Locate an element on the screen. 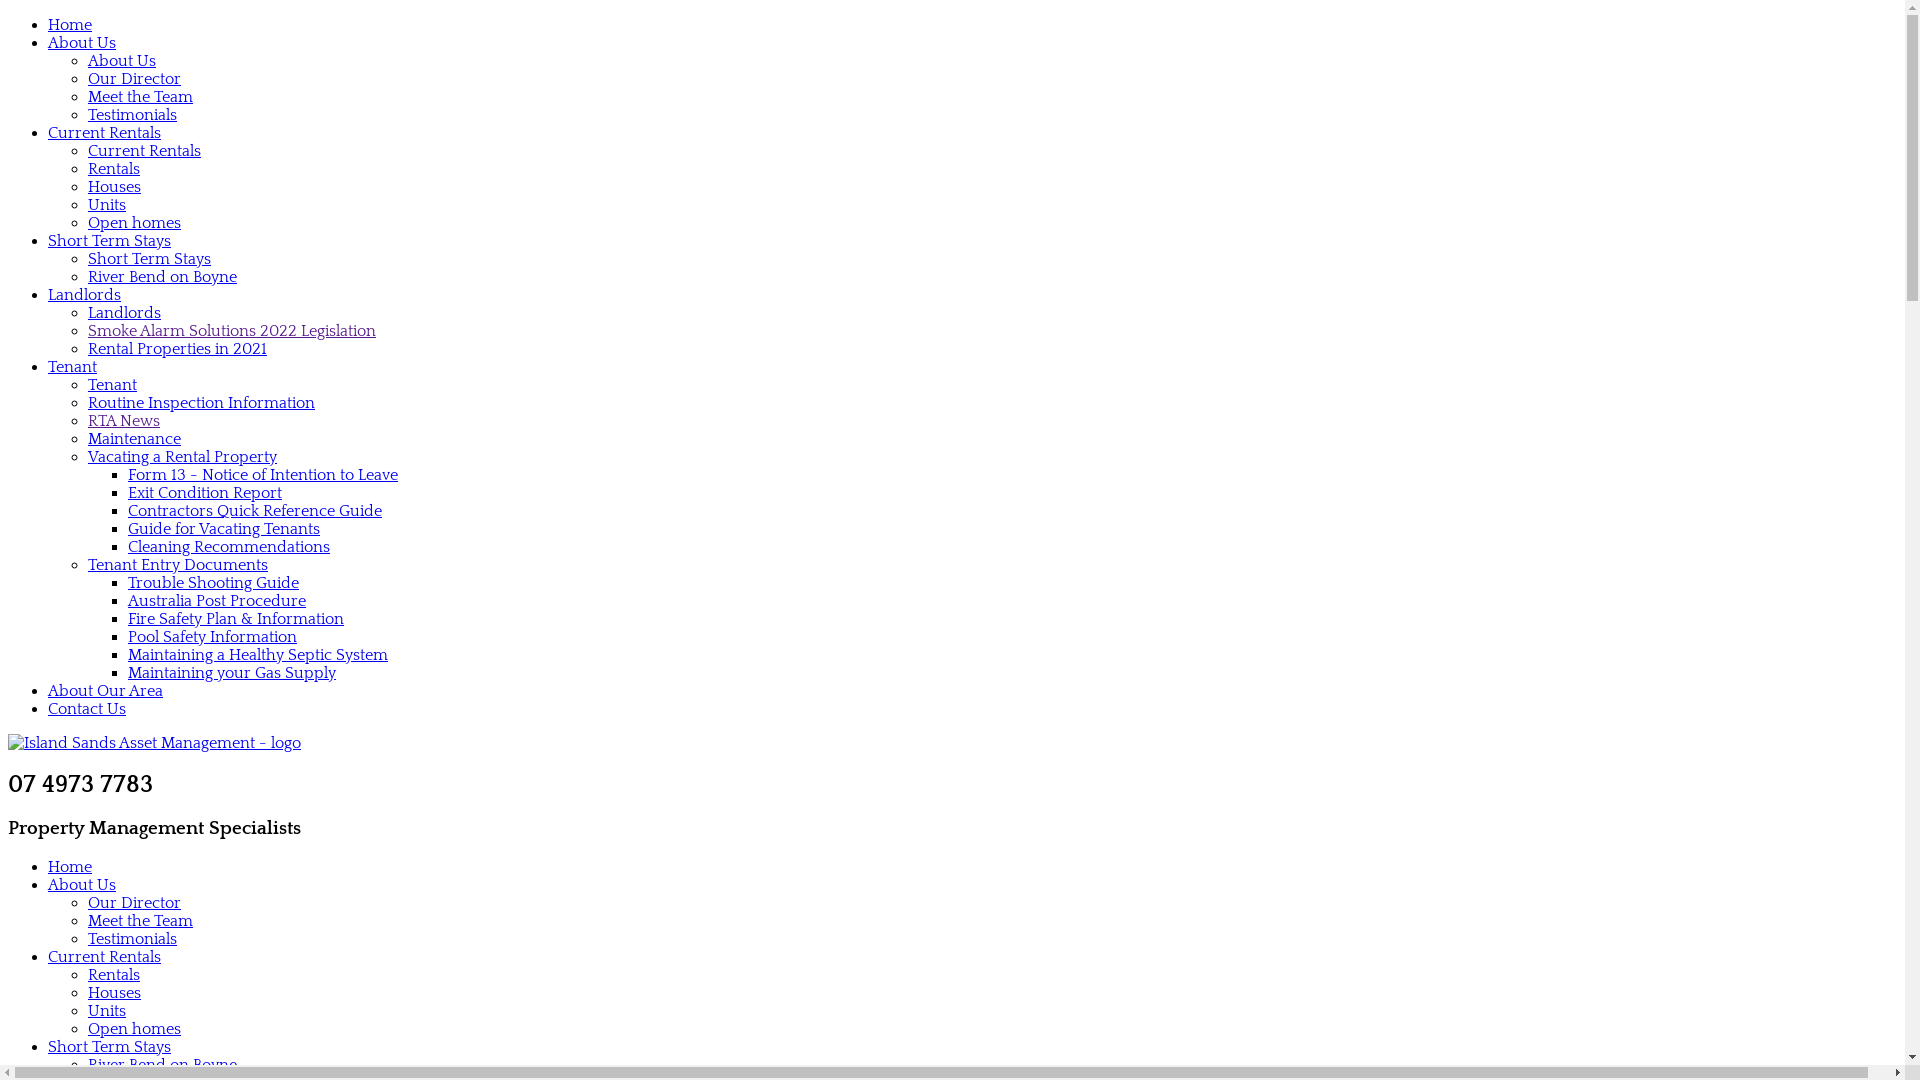  'Tenant Entry Documents' is located at coordinates (177, 564).